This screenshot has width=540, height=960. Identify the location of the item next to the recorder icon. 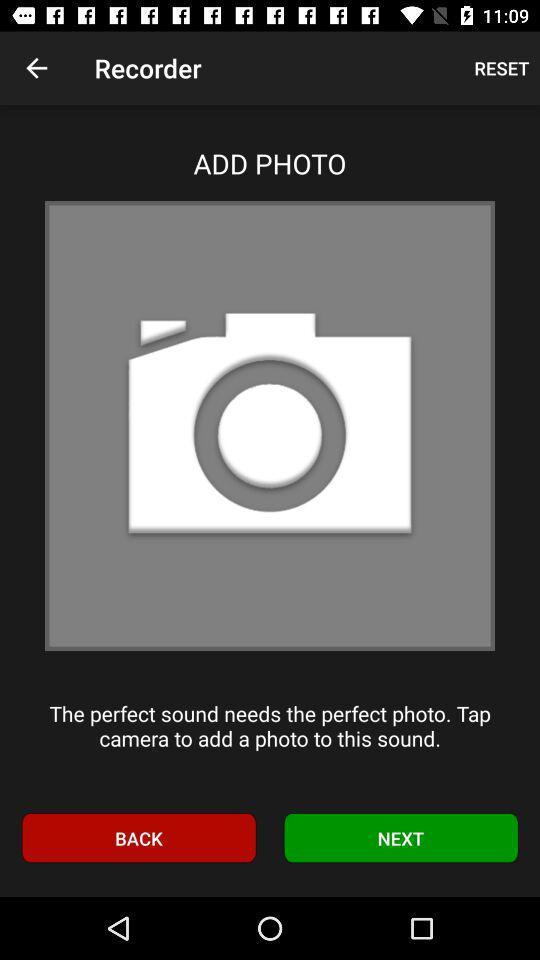
(500, 68).